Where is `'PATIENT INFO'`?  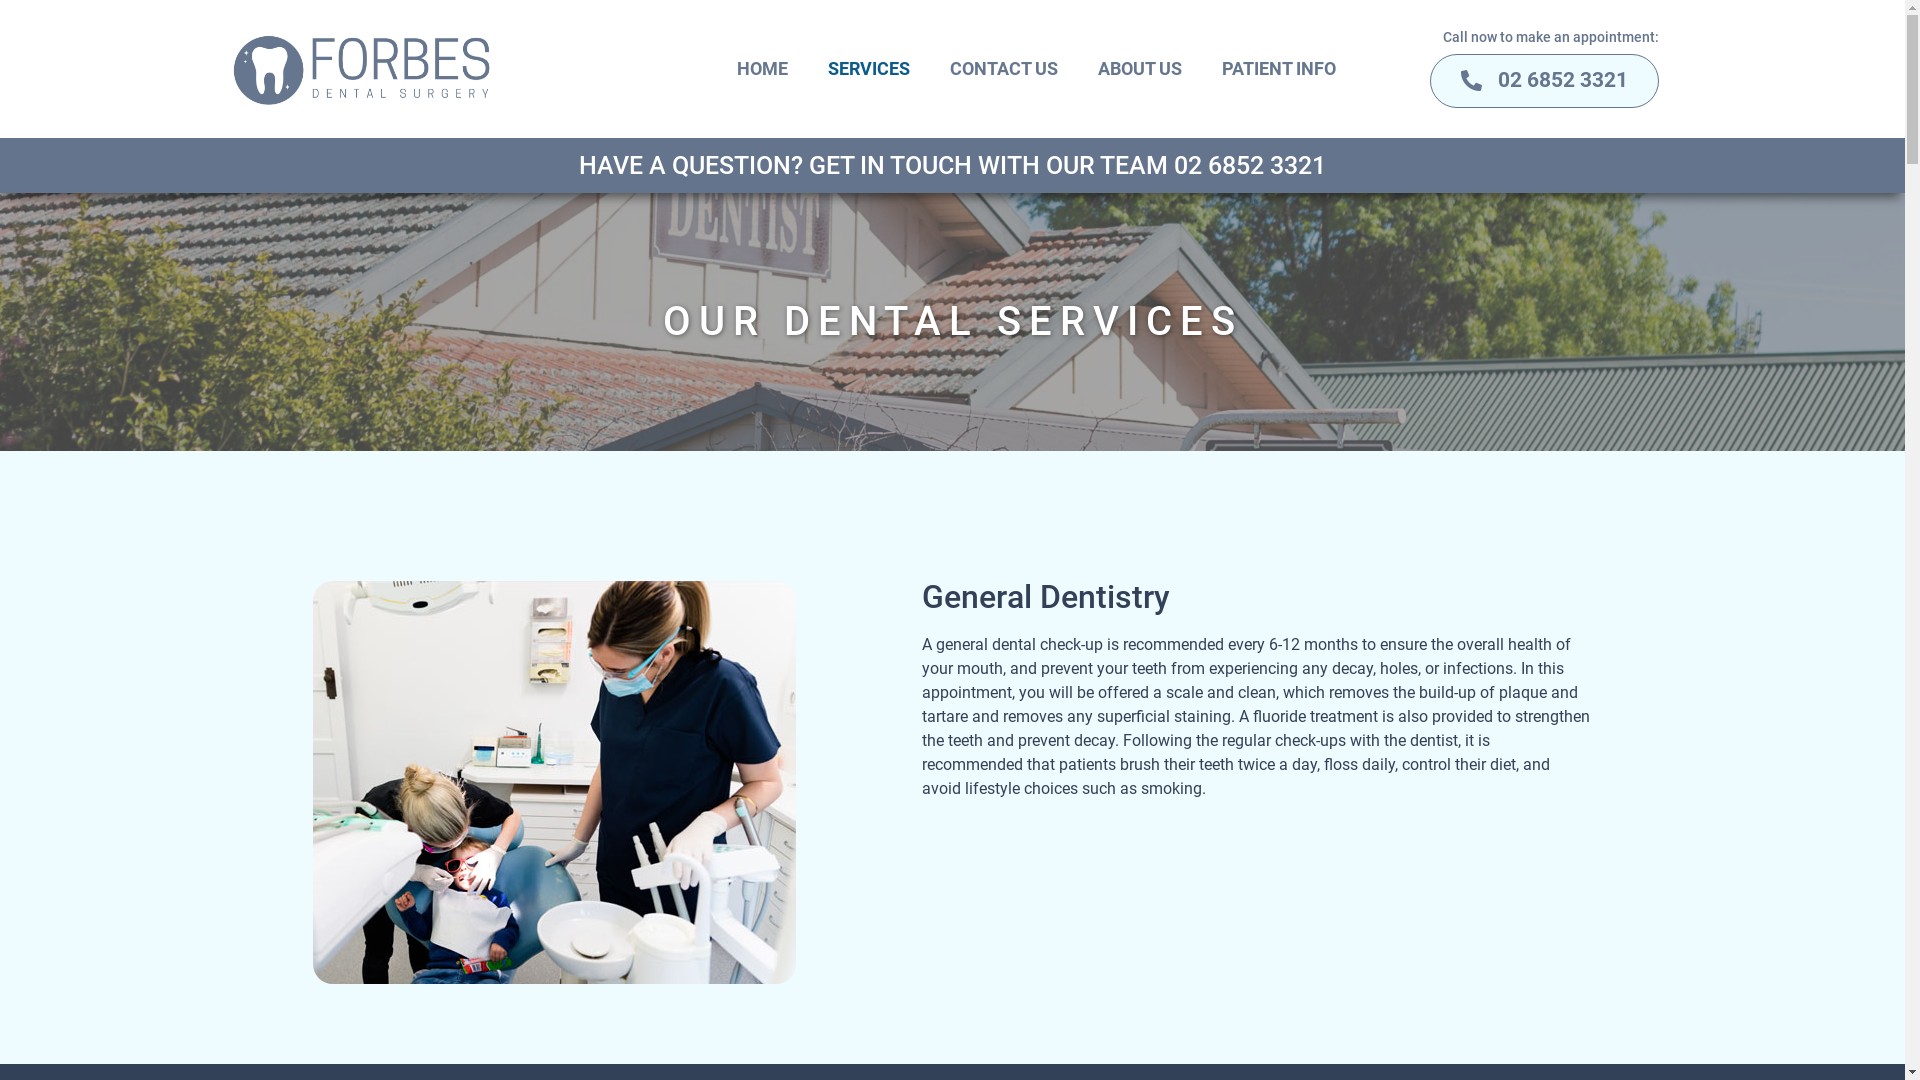
'PATIENT INFO' is located at coordinates (1200, 68).